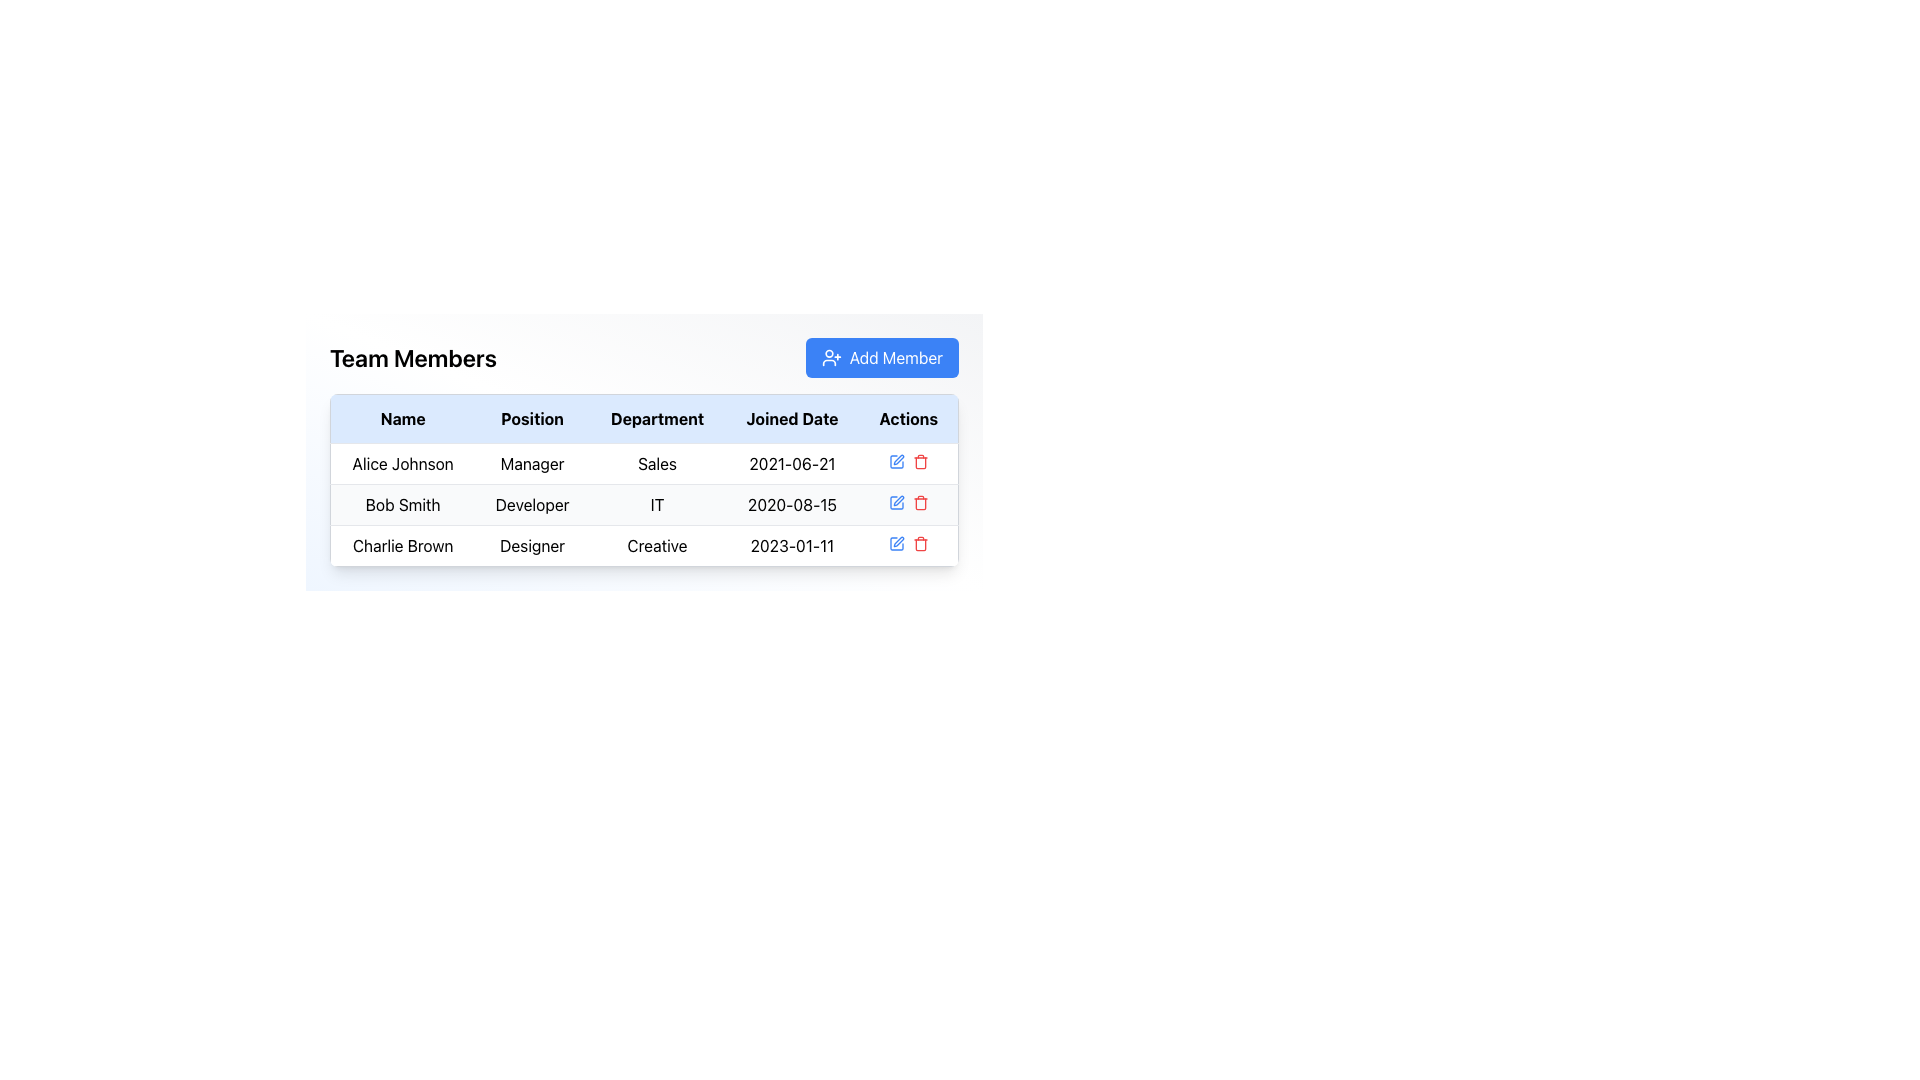 The height and width of the screenshot is (1080, 1920). Describe the element at coordinates (895, 462) in the screenshot. I see `the edit button located in the 'Actions' column of the first row of the table under 'Team Members', which is positioned to the left of a red colored trash icon` at that location.